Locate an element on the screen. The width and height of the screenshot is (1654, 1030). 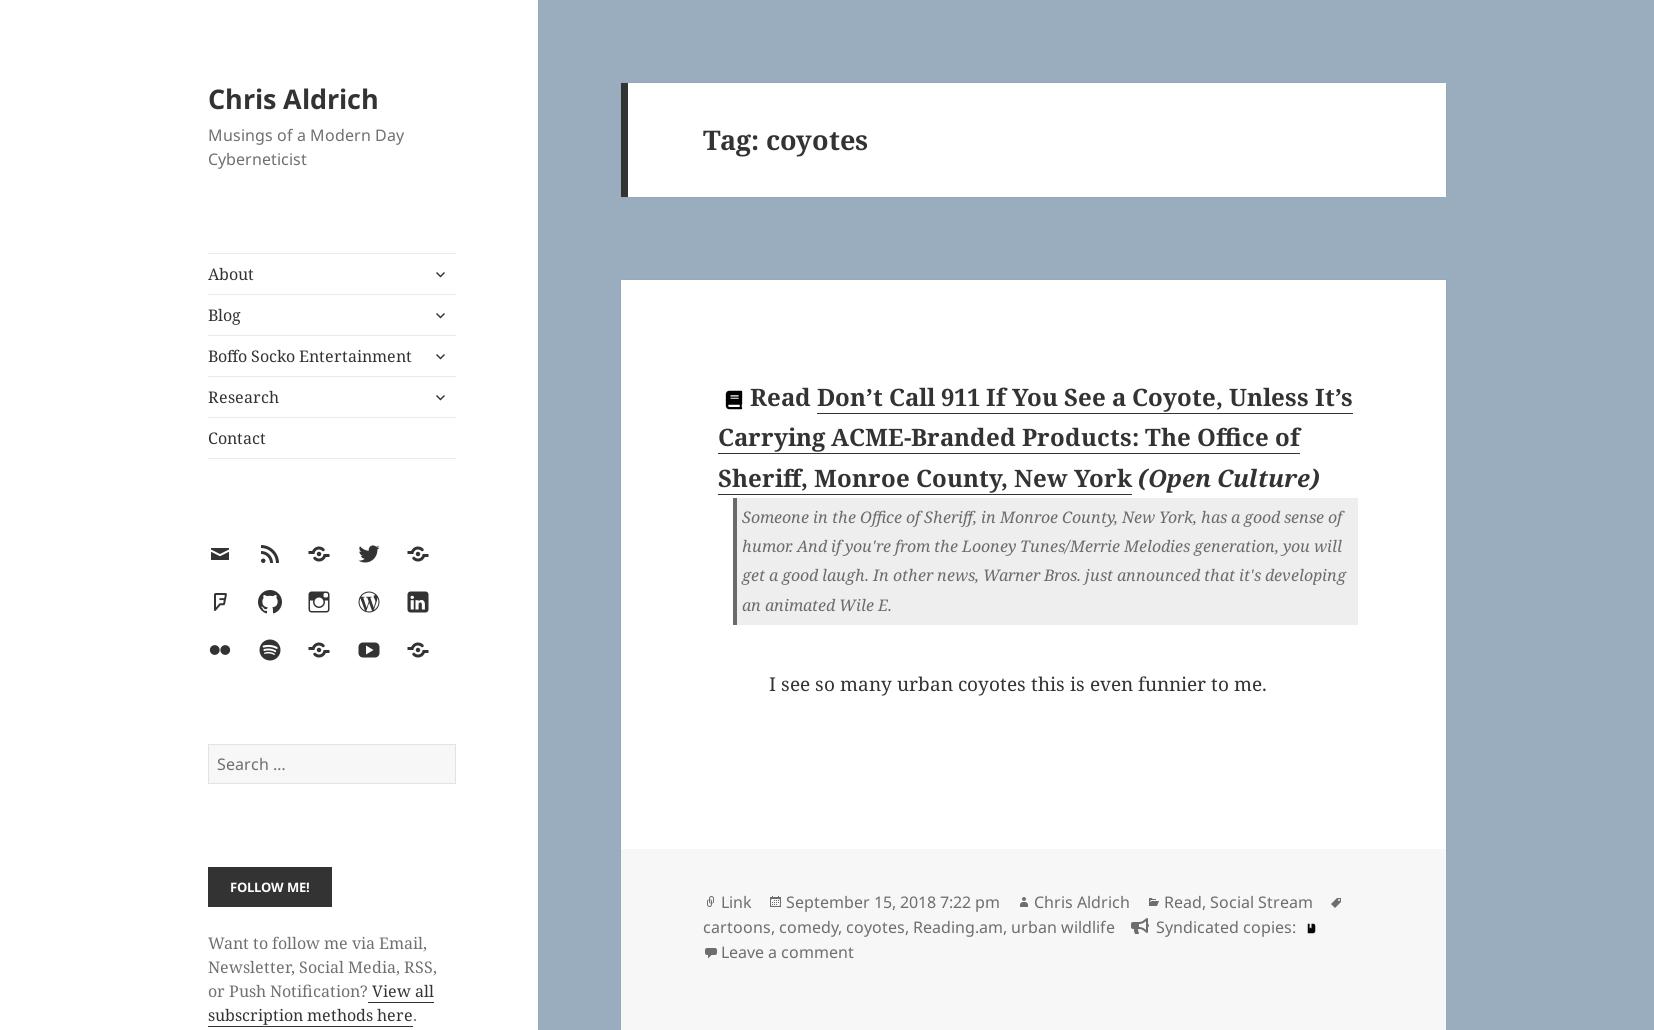
'Want to follow me via Email, Newsletter, Social Media, RSS, or Push Notification?' is located at coordinates (321, 965).